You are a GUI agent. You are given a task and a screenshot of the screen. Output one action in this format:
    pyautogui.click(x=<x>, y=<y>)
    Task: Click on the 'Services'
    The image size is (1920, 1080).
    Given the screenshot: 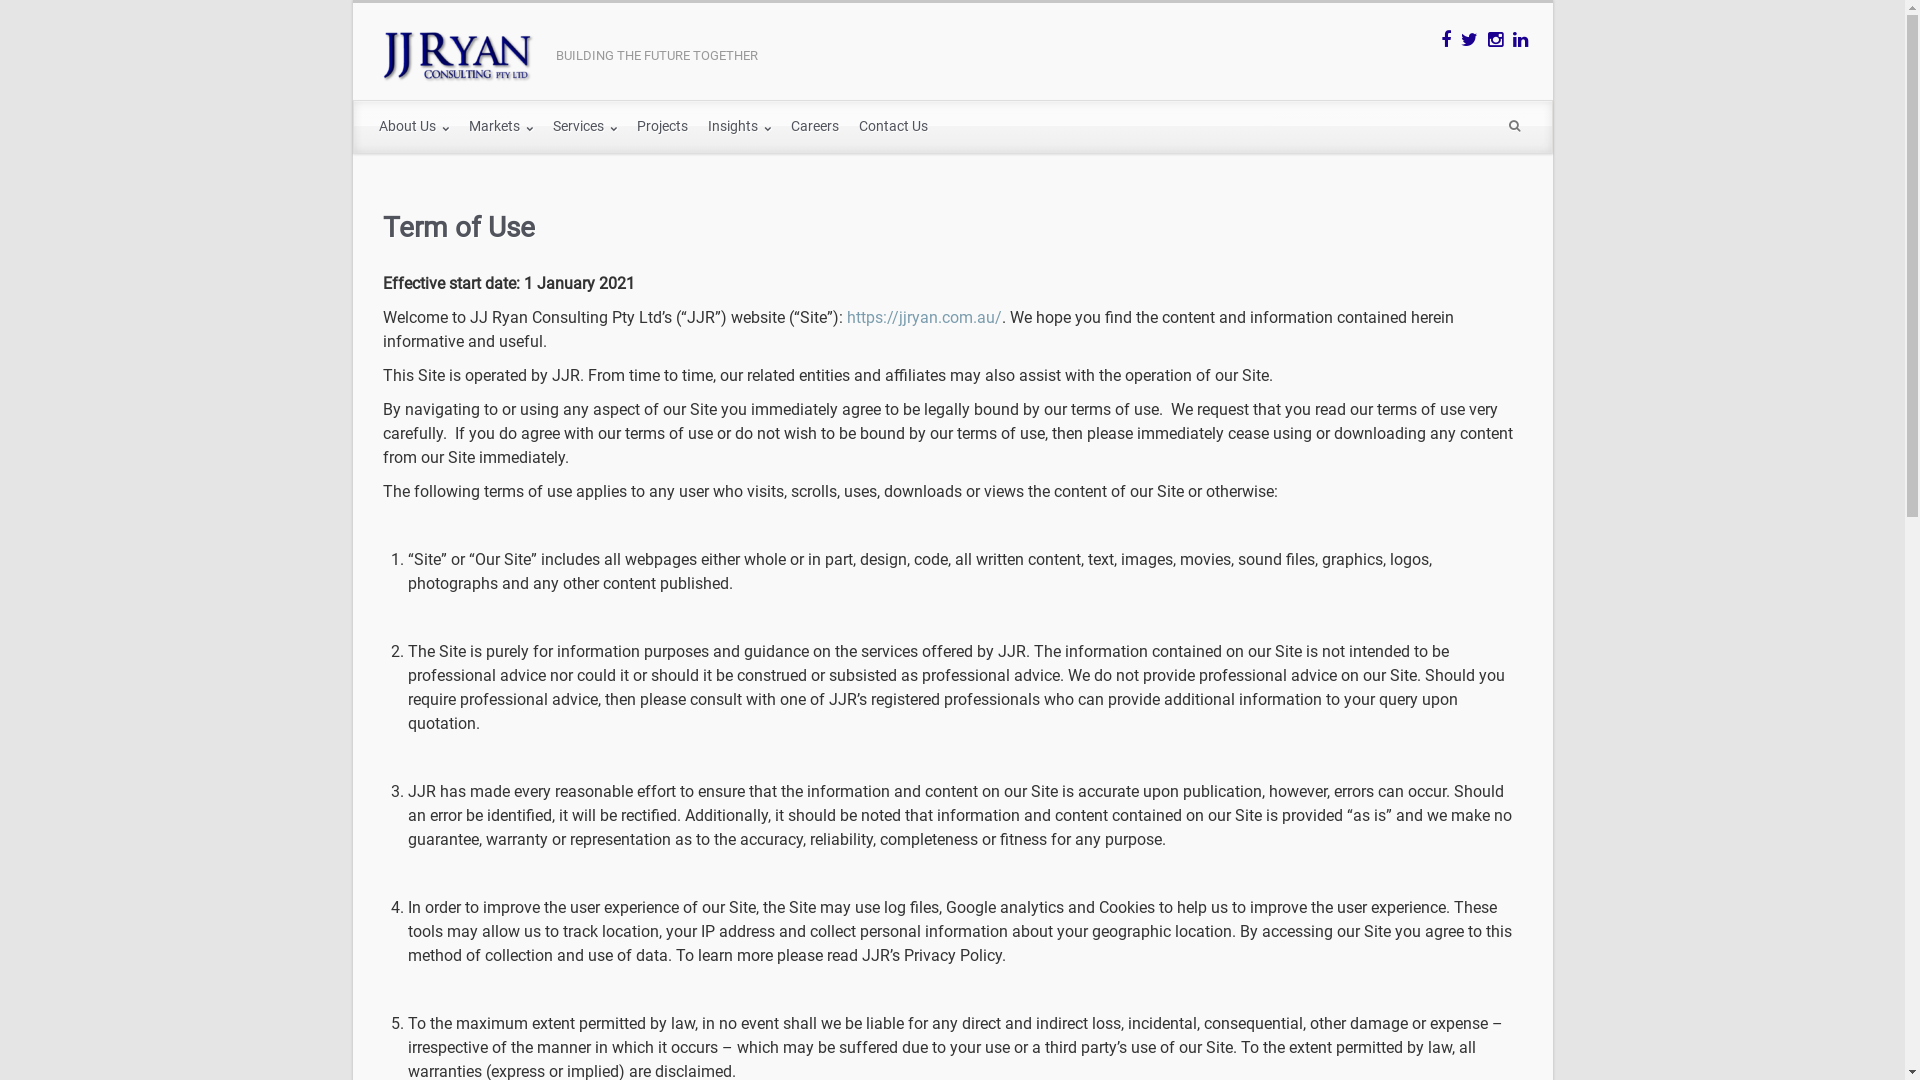 What is the action you would take?
    pyautogui.click(x=542, y=127)
    